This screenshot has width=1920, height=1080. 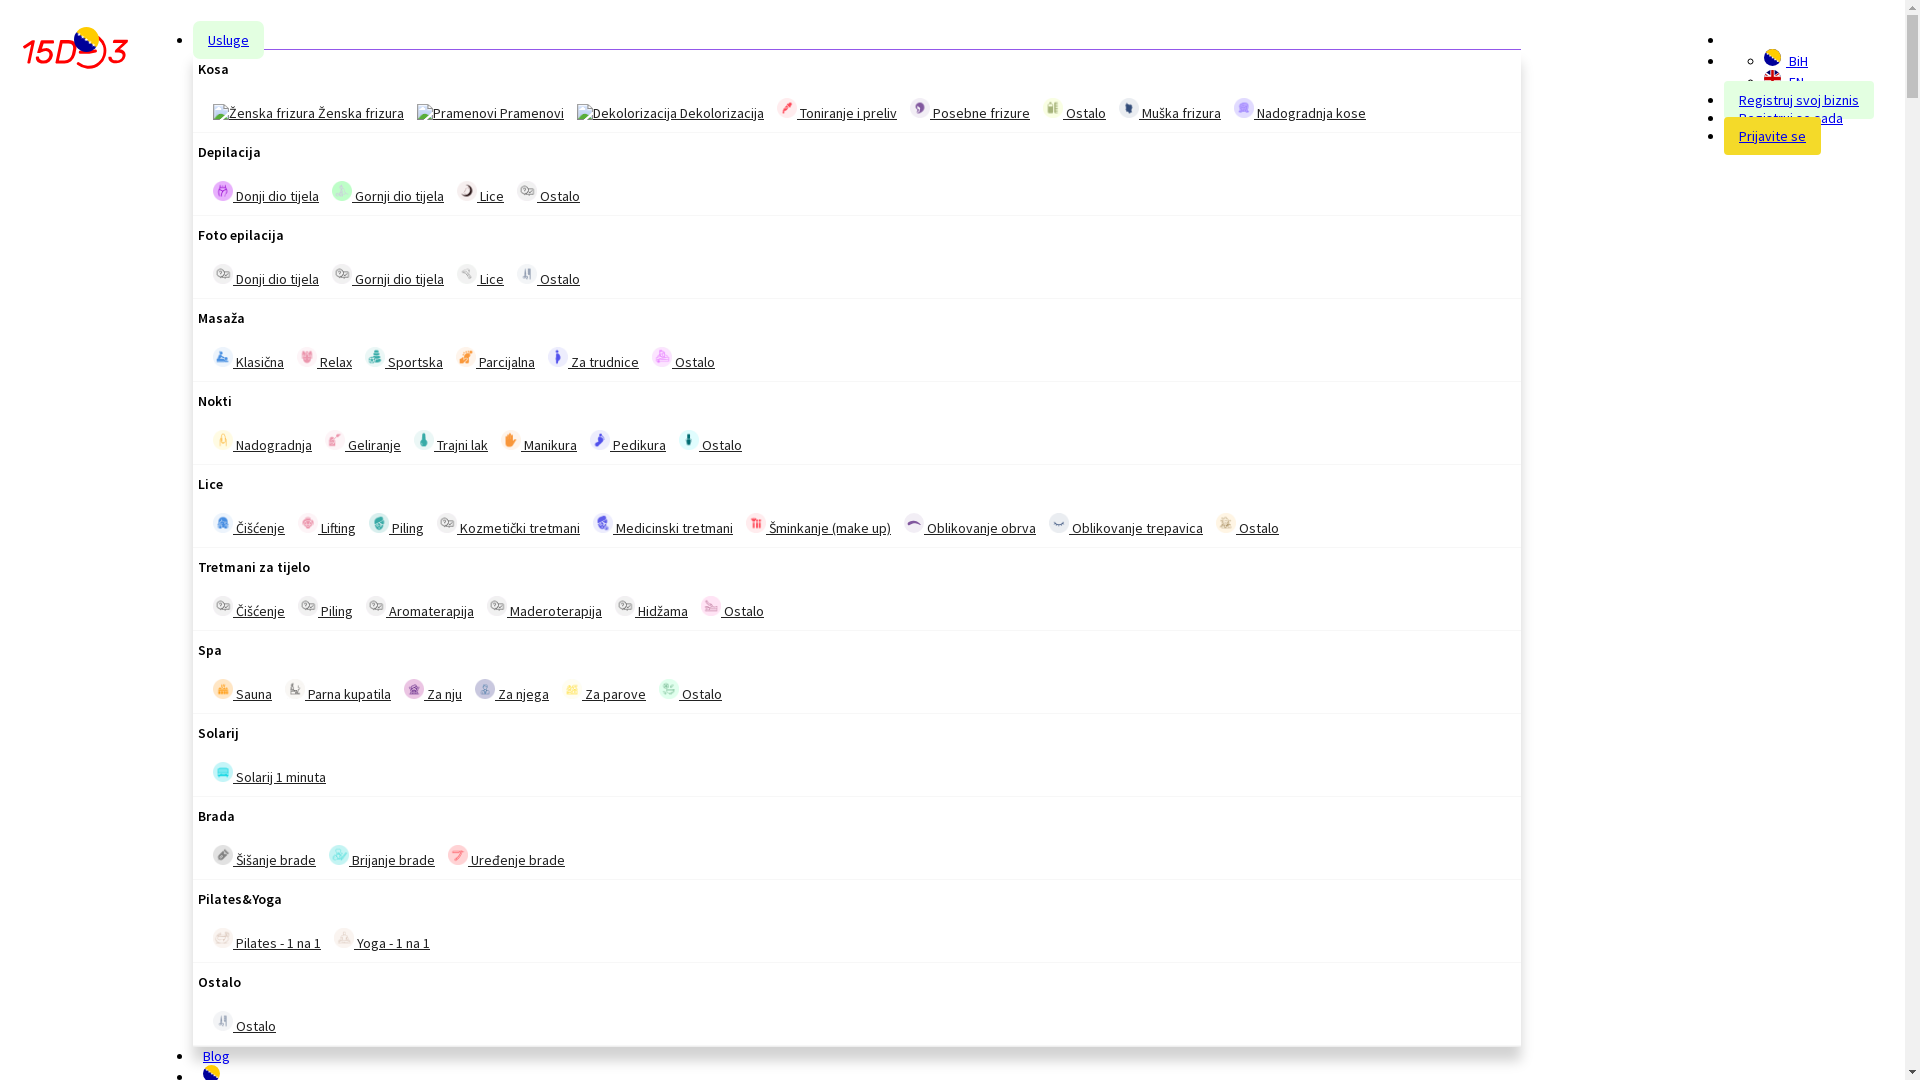 What do you see at coordinates (1772, 56) in the screenshot?
I see `'BiH'` at bounding box center [1772, 56].